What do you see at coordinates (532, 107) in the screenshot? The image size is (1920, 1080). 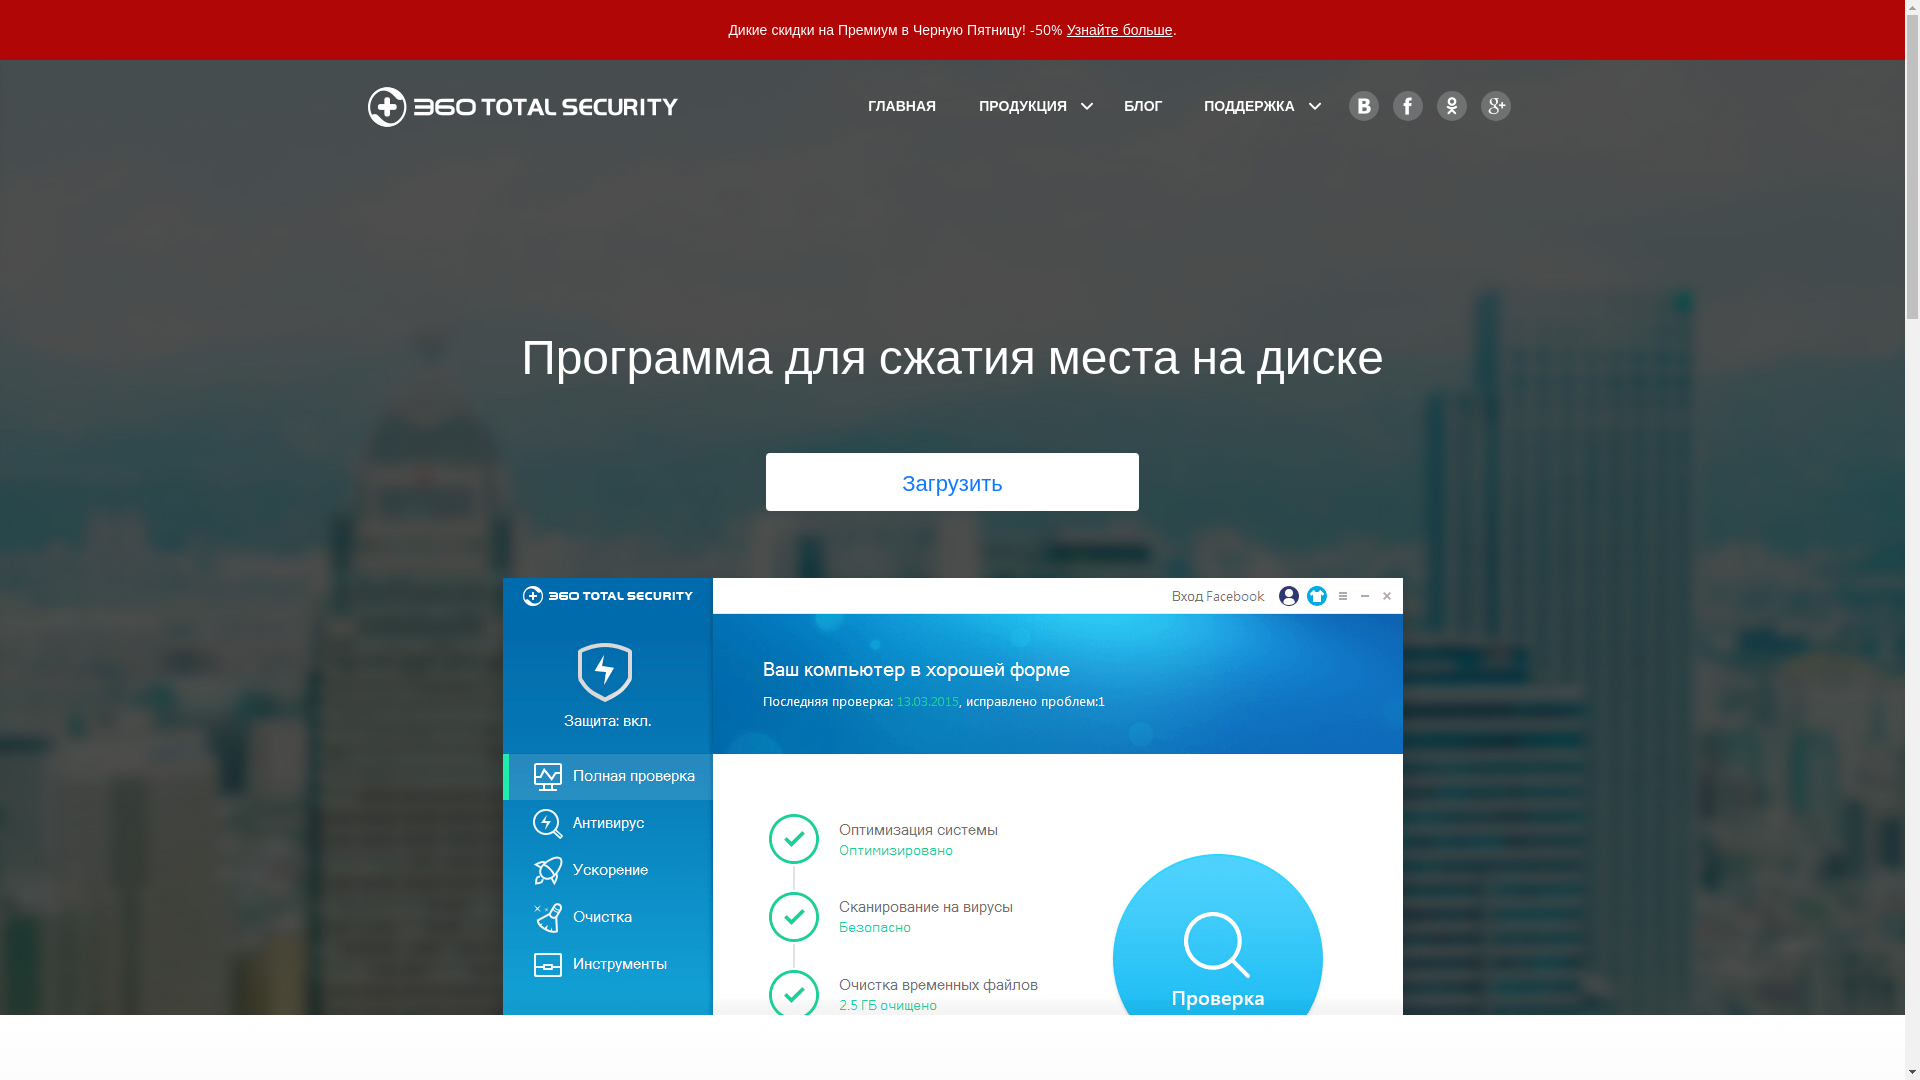 I see `'360 Total Security'` at bounding box center [532, 107].